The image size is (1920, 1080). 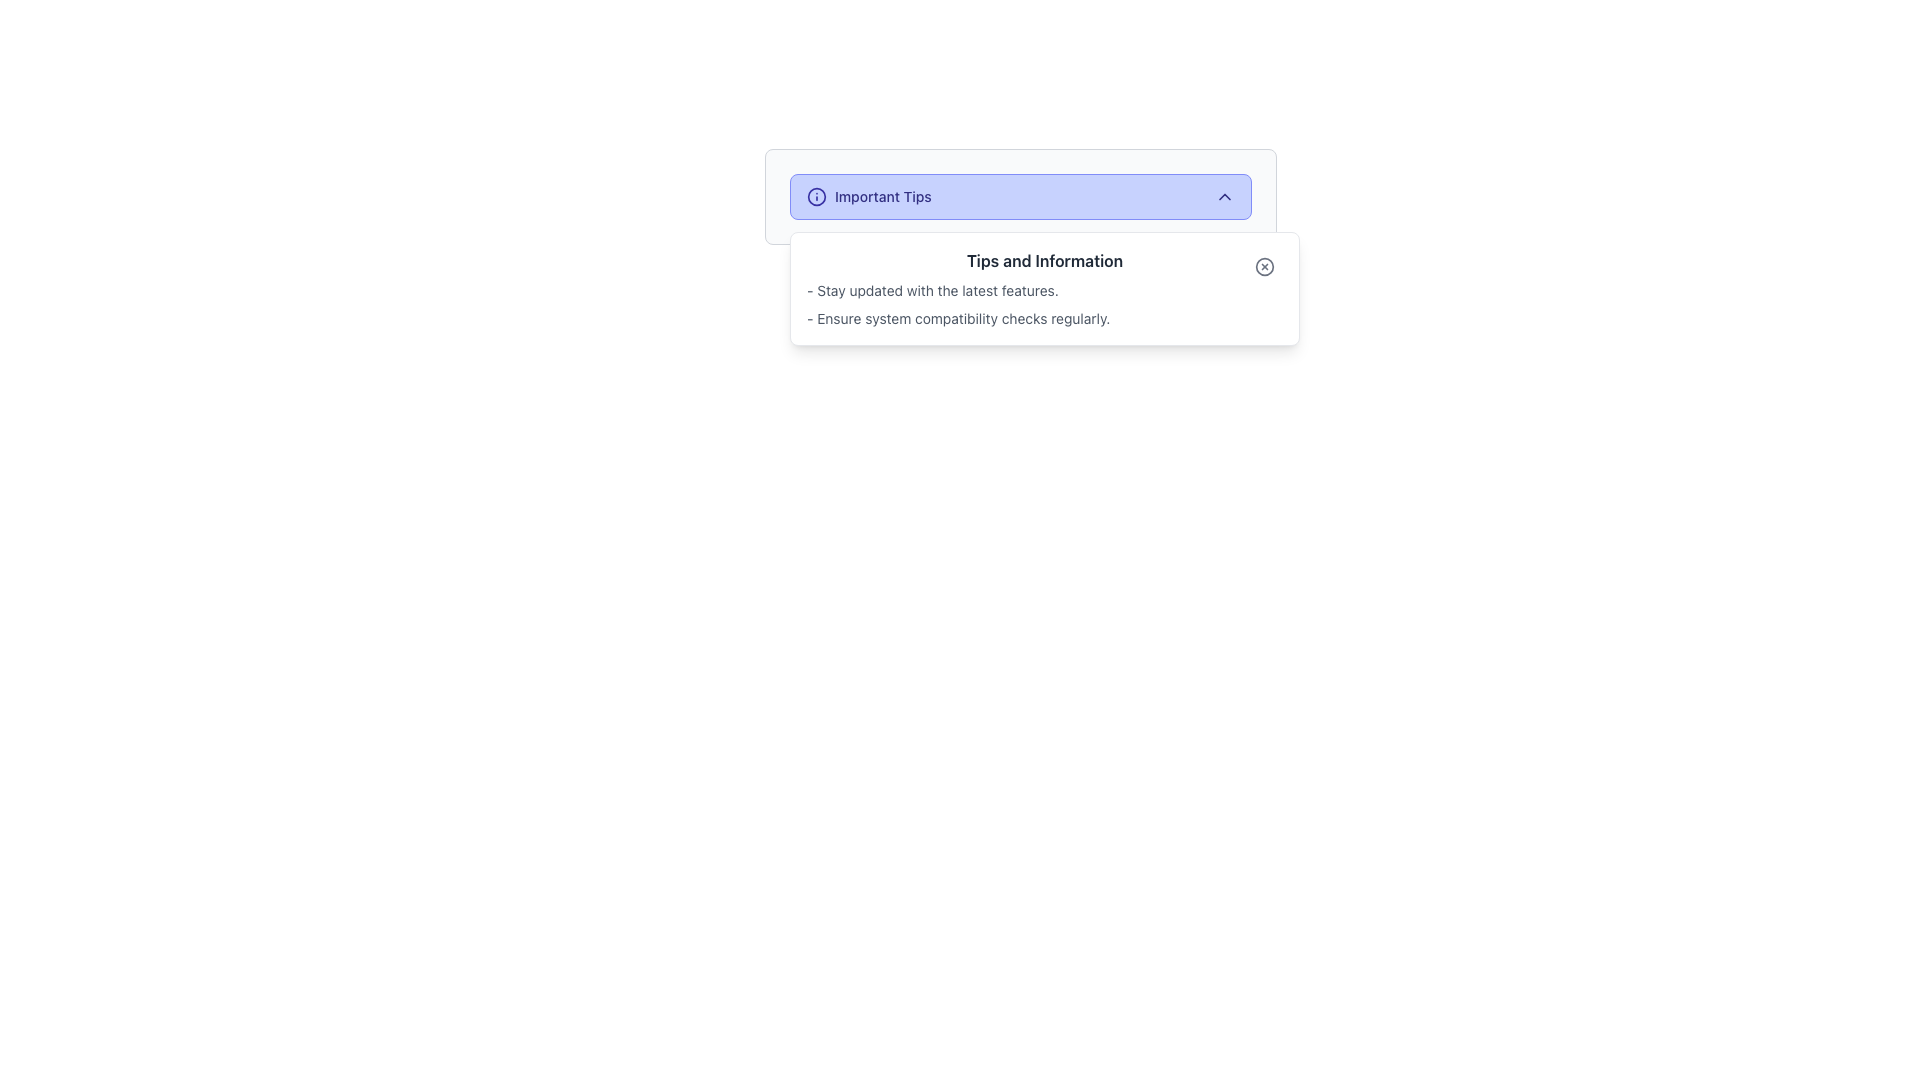 What do you see at coordinates (1044, 289) in the screenshot?
I see `informational text within the tooltip titled 'Tips and Information', which contains two bullet points of tips` at bounding box center [1044, 289].